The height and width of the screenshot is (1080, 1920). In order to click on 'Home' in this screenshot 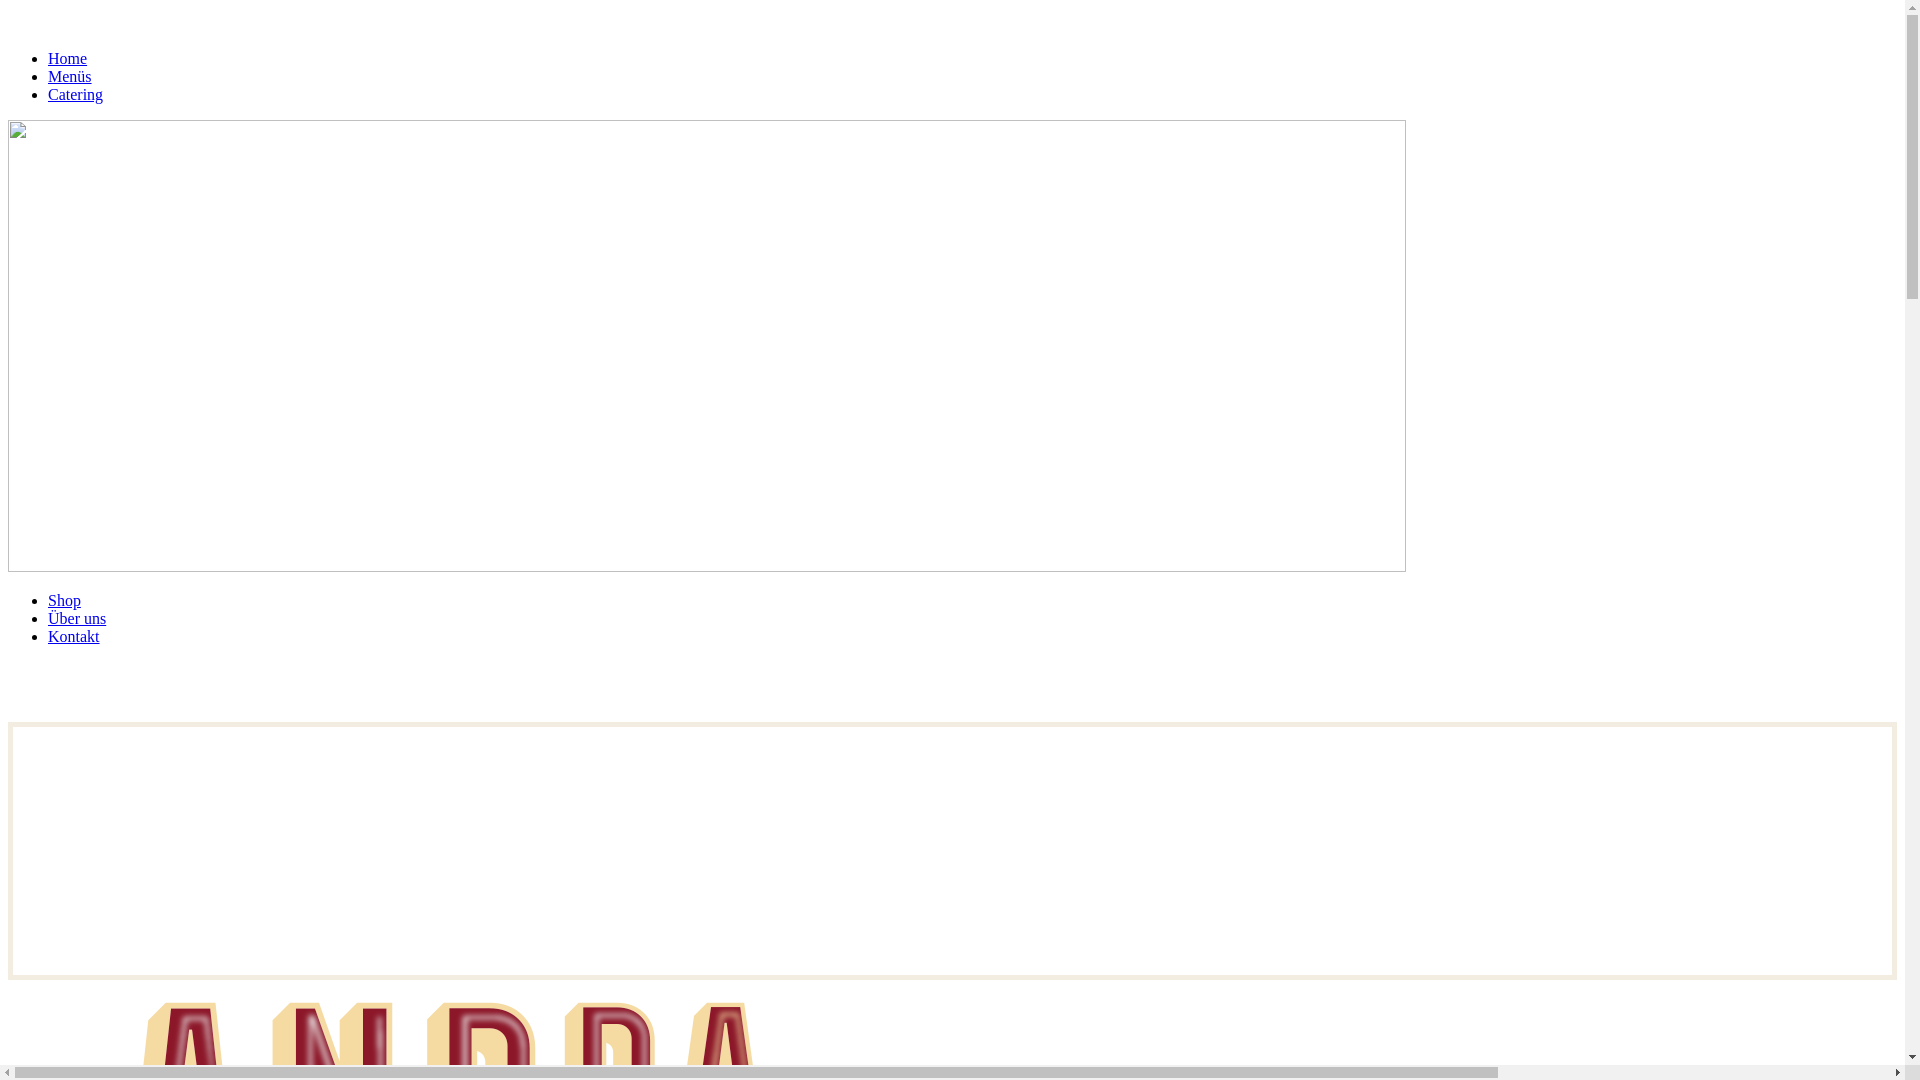, I will do `click(67, 57)`.